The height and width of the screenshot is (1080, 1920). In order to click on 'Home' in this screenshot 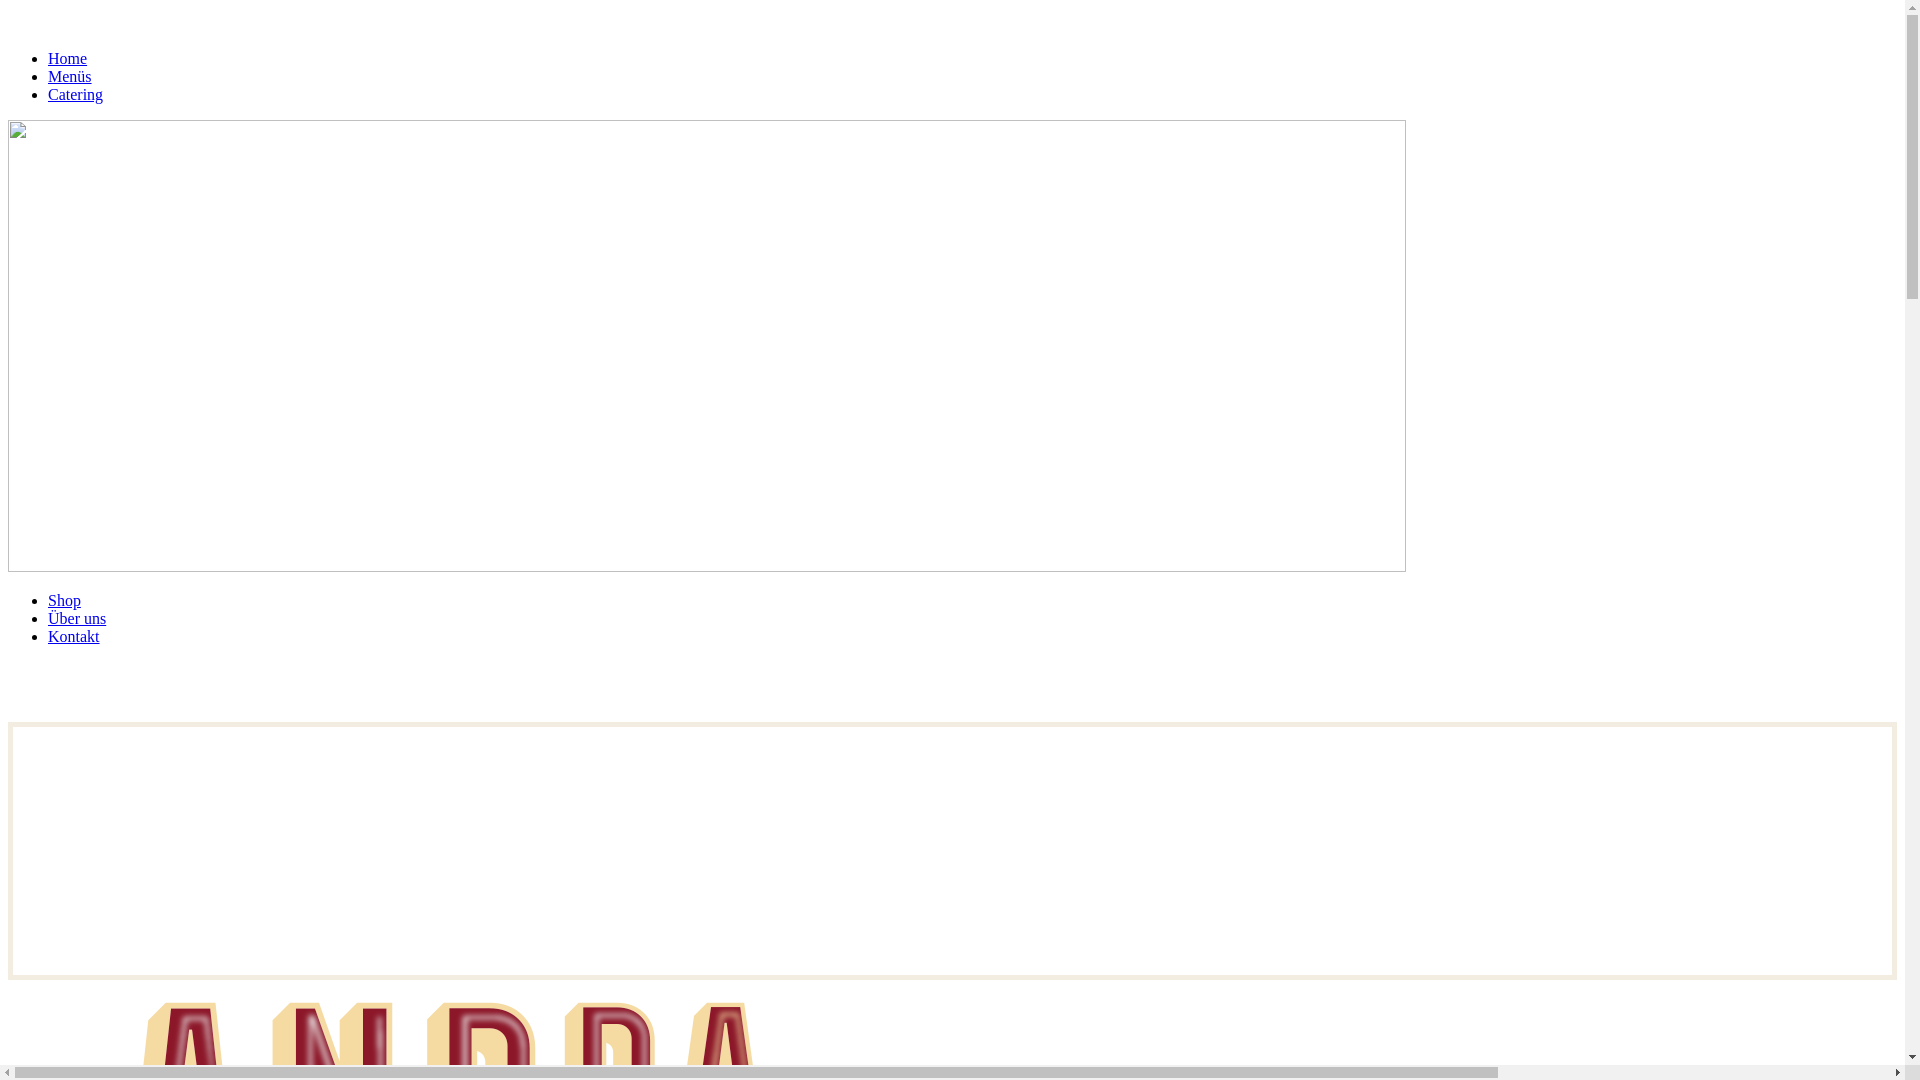, I will do `click(67, 57)`.